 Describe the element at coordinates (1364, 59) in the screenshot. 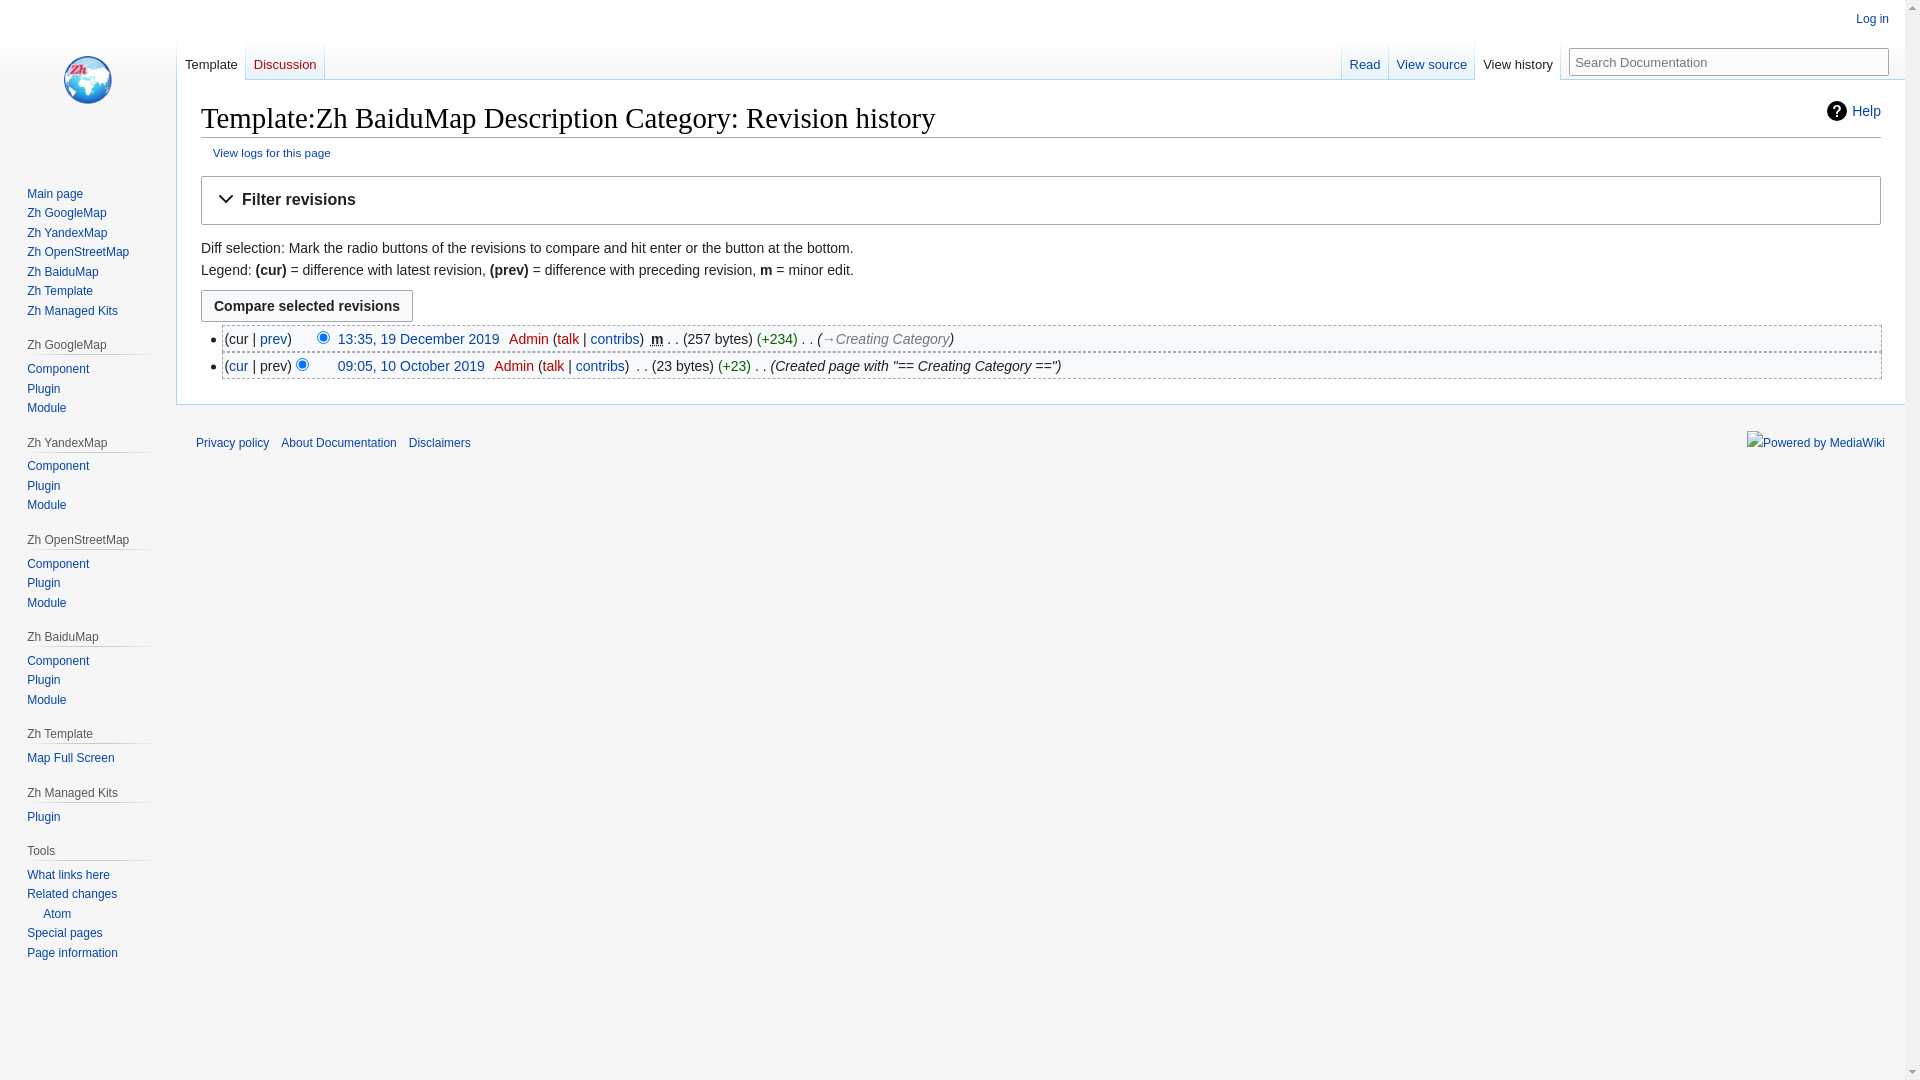

I see `'Read'` at that location.